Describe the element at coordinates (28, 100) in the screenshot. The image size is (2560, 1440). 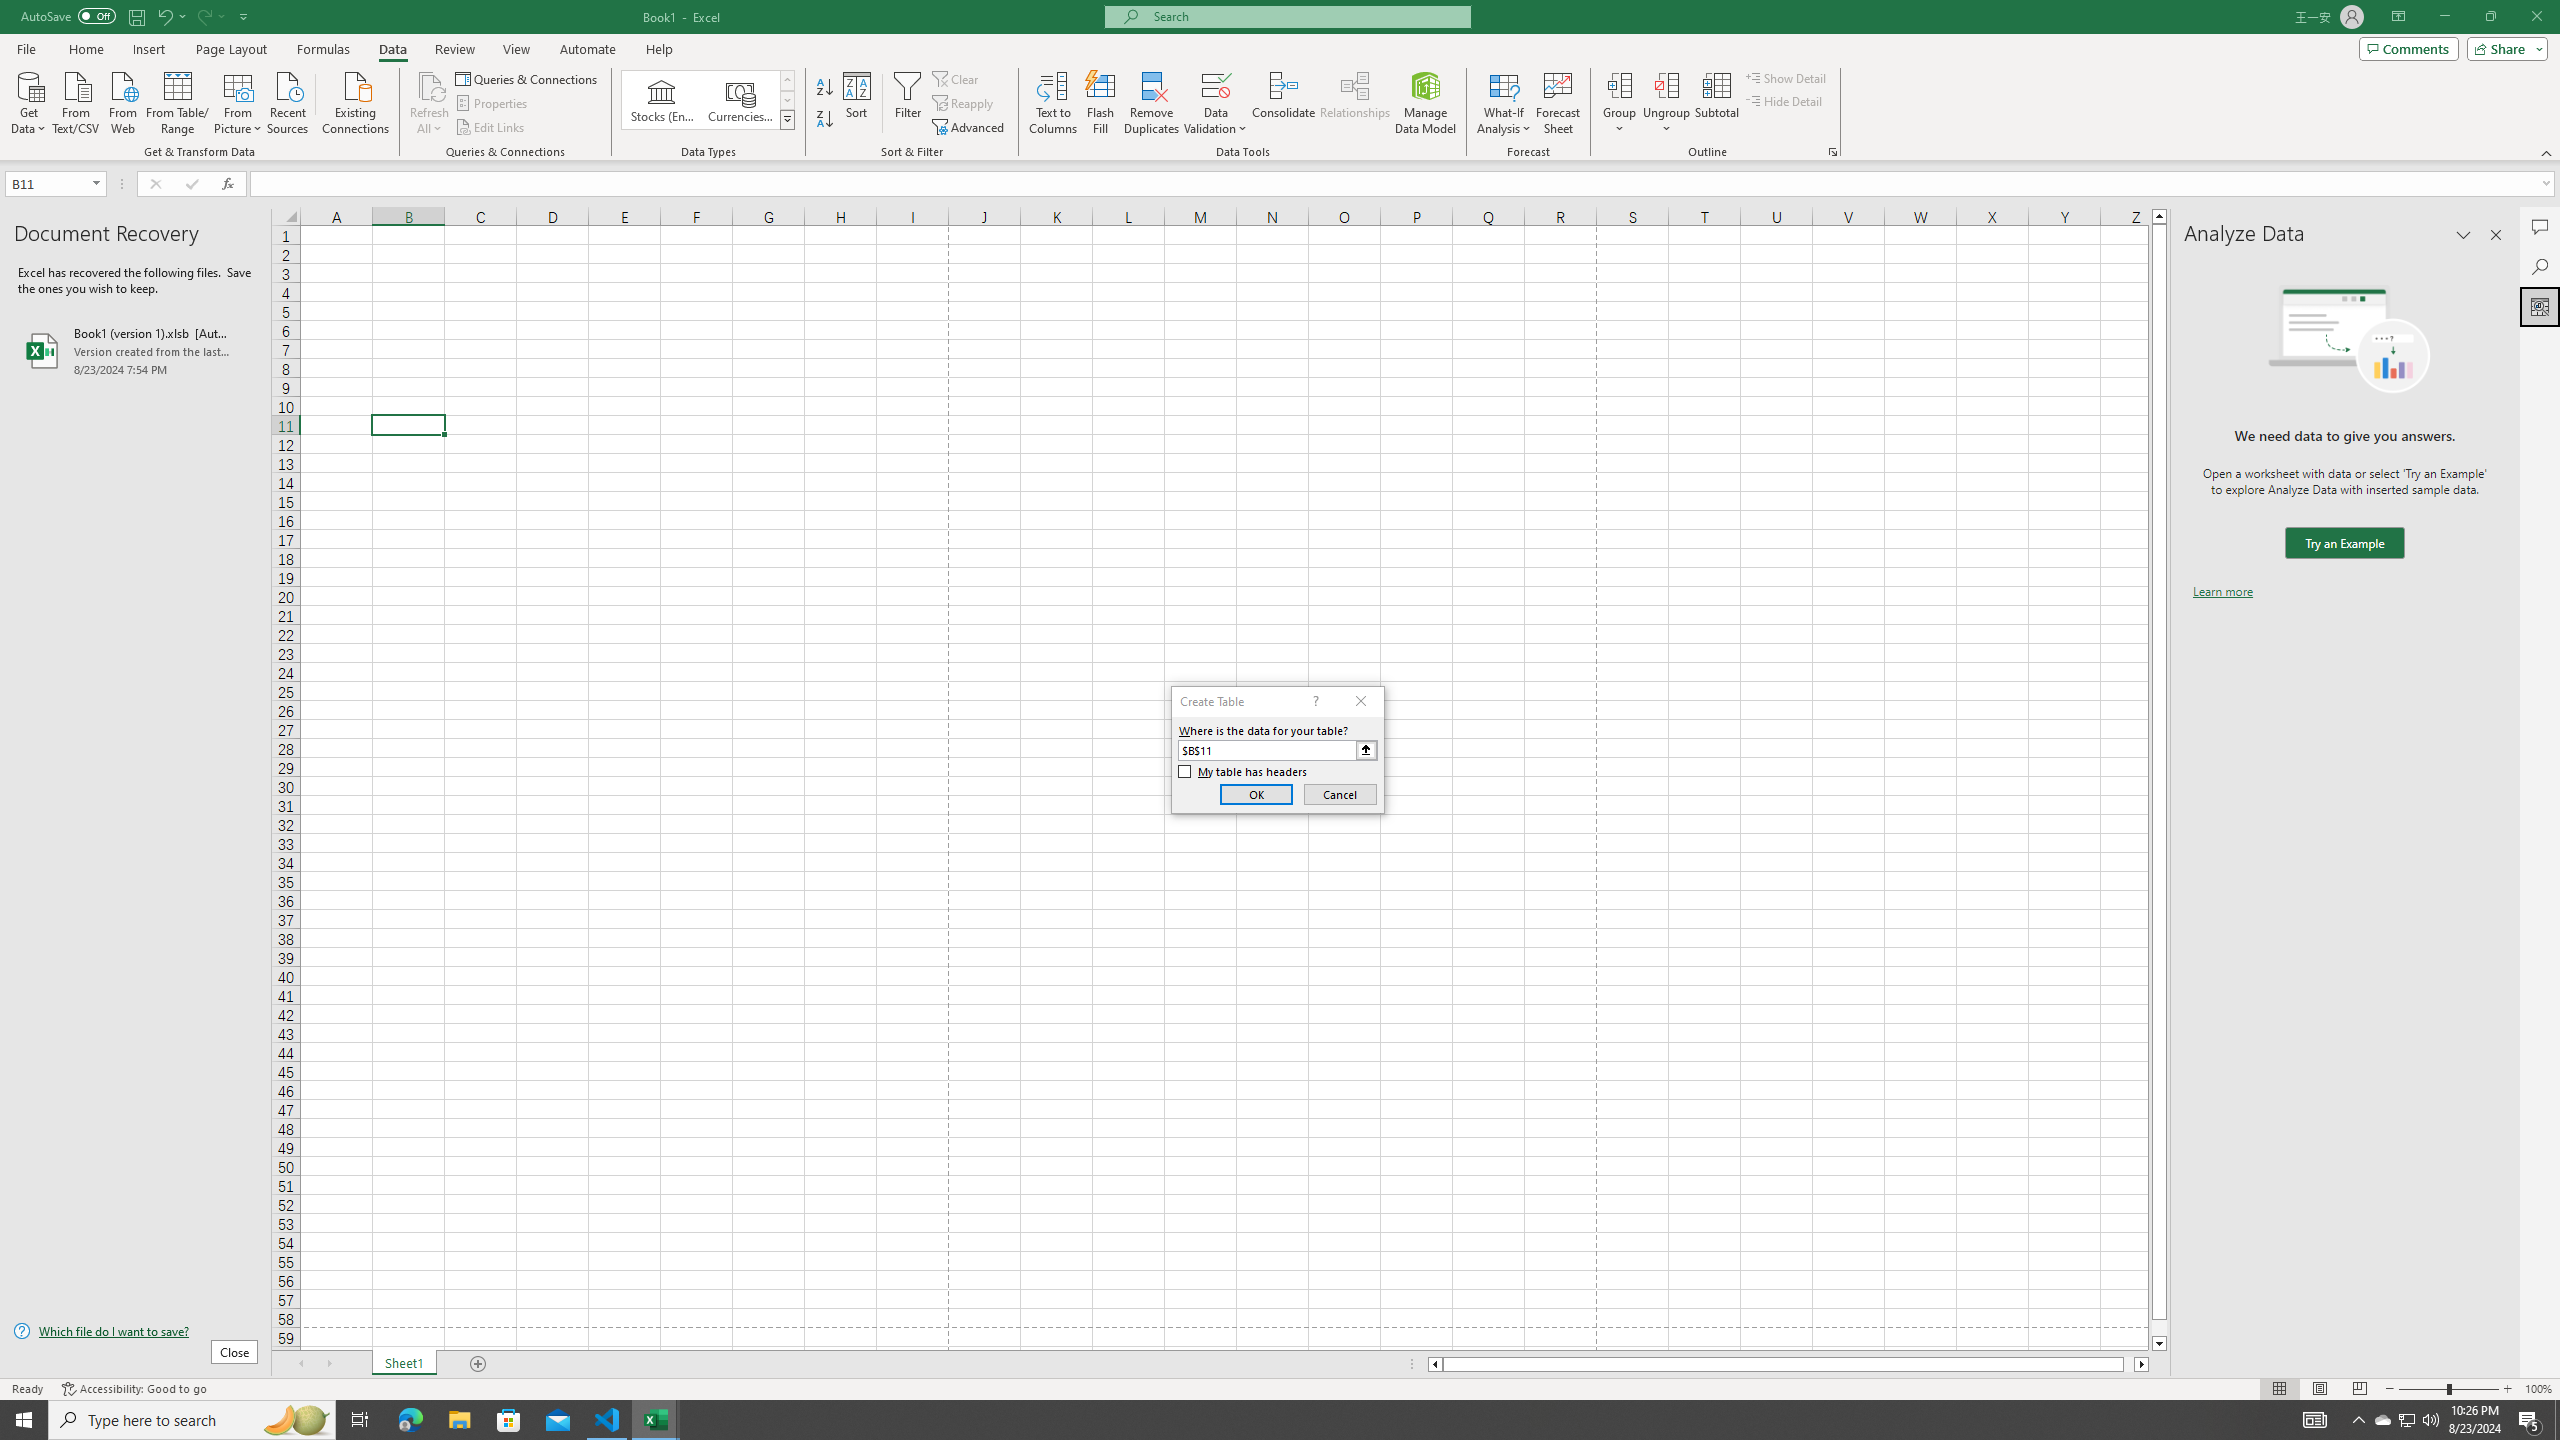
I see `'Get Data'` at that location.